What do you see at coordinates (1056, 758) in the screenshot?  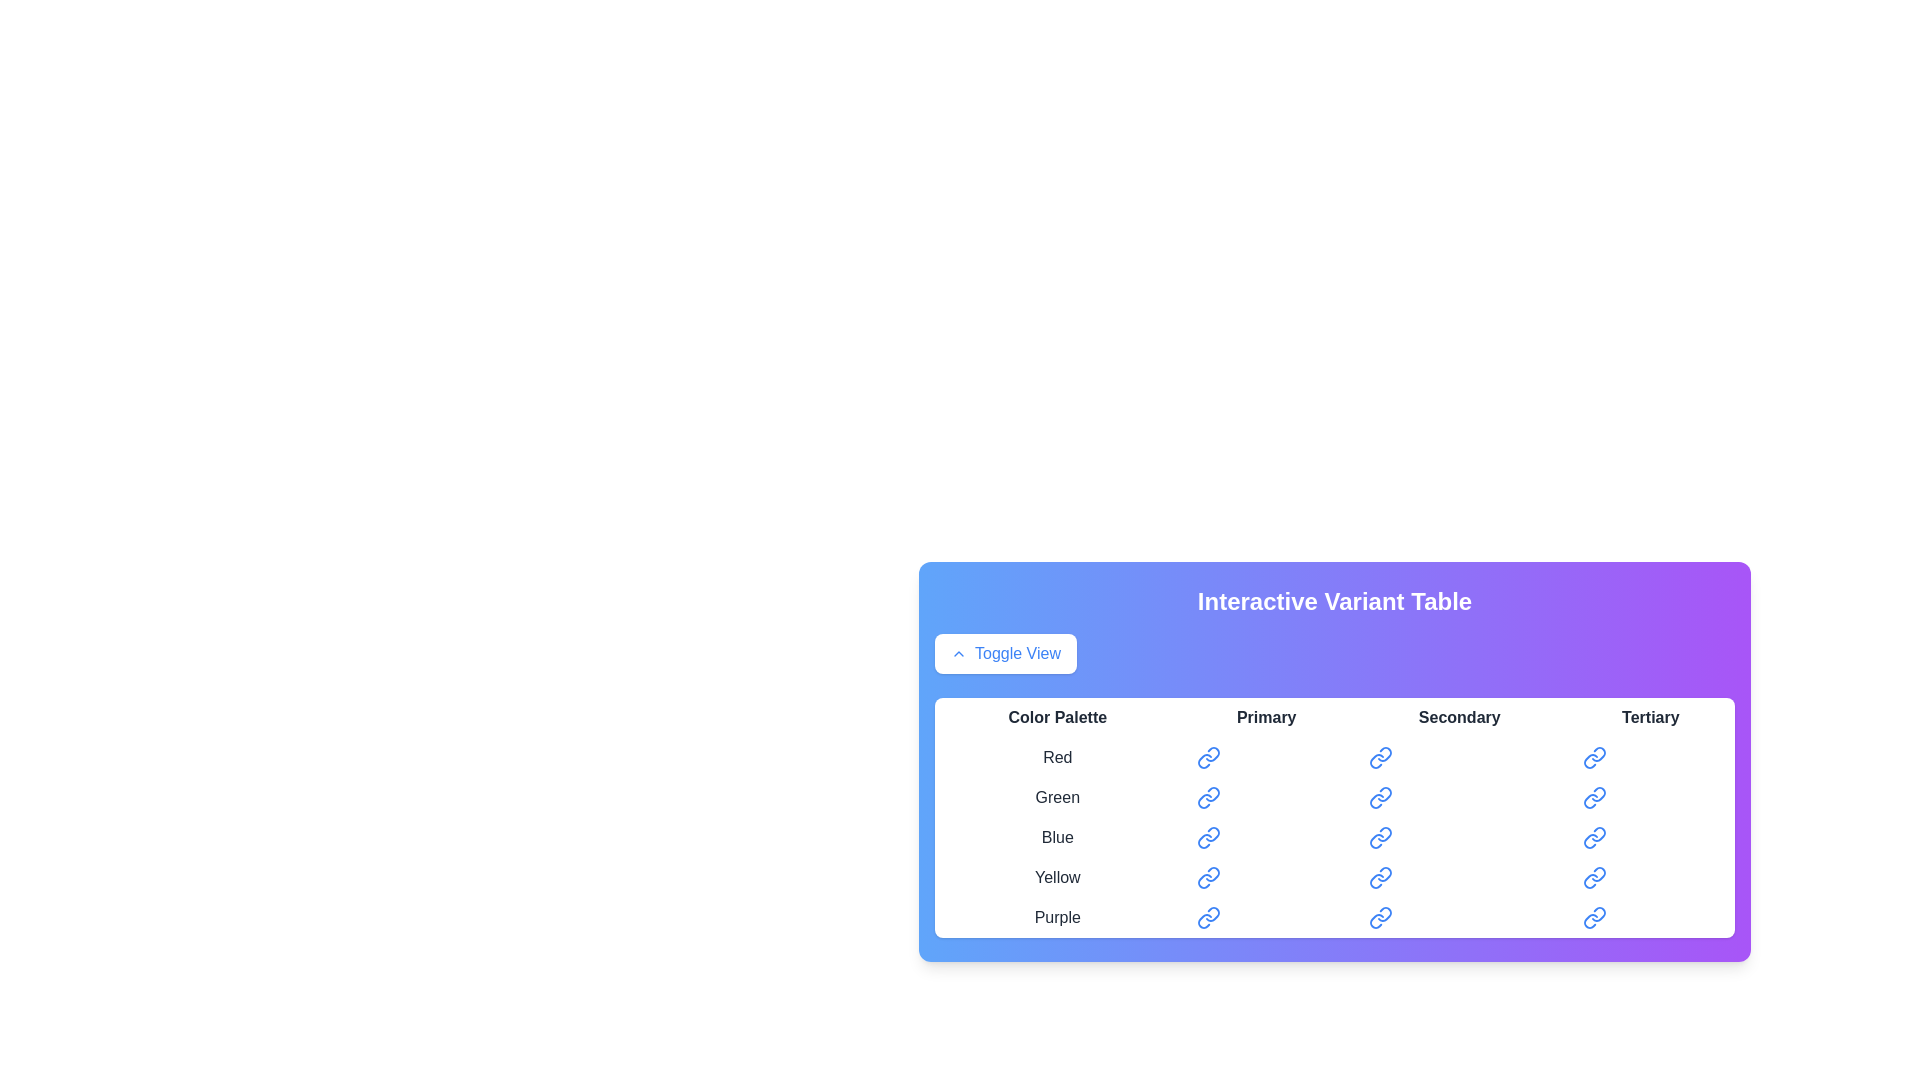 I see `the 'Red' color palette Text Label located at the top-left corner of the Color Palette column in the table` at bounding box center [1056, 758].